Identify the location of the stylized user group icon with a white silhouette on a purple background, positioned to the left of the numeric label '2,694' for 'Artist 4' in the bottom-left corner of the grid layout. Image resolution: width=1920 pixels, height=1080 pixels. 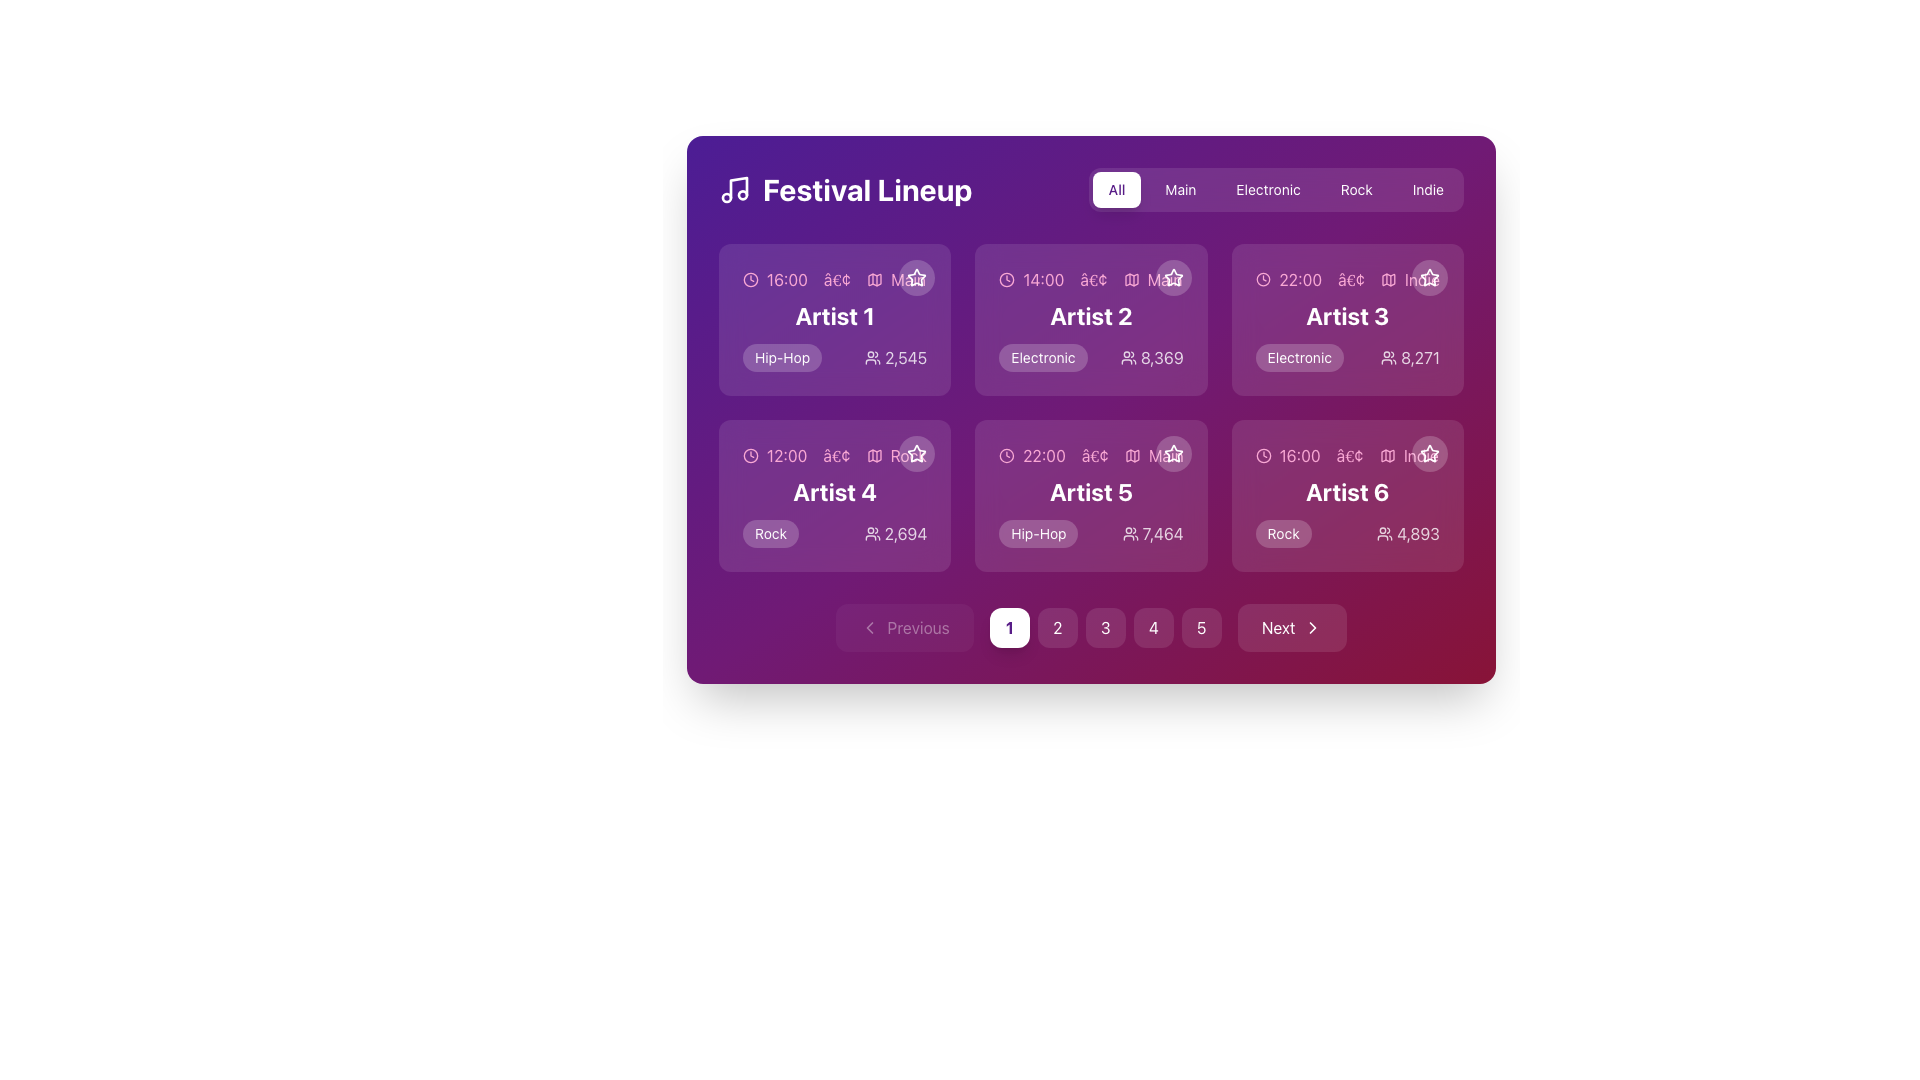
(872, 532).